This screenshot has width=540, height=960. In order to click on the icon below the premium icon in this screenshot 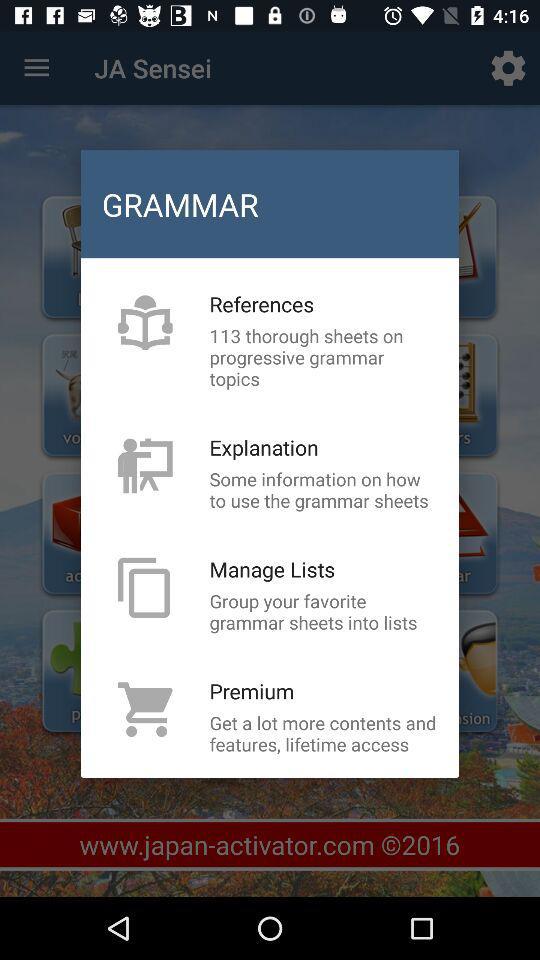, I will do `click(323, 732)`.